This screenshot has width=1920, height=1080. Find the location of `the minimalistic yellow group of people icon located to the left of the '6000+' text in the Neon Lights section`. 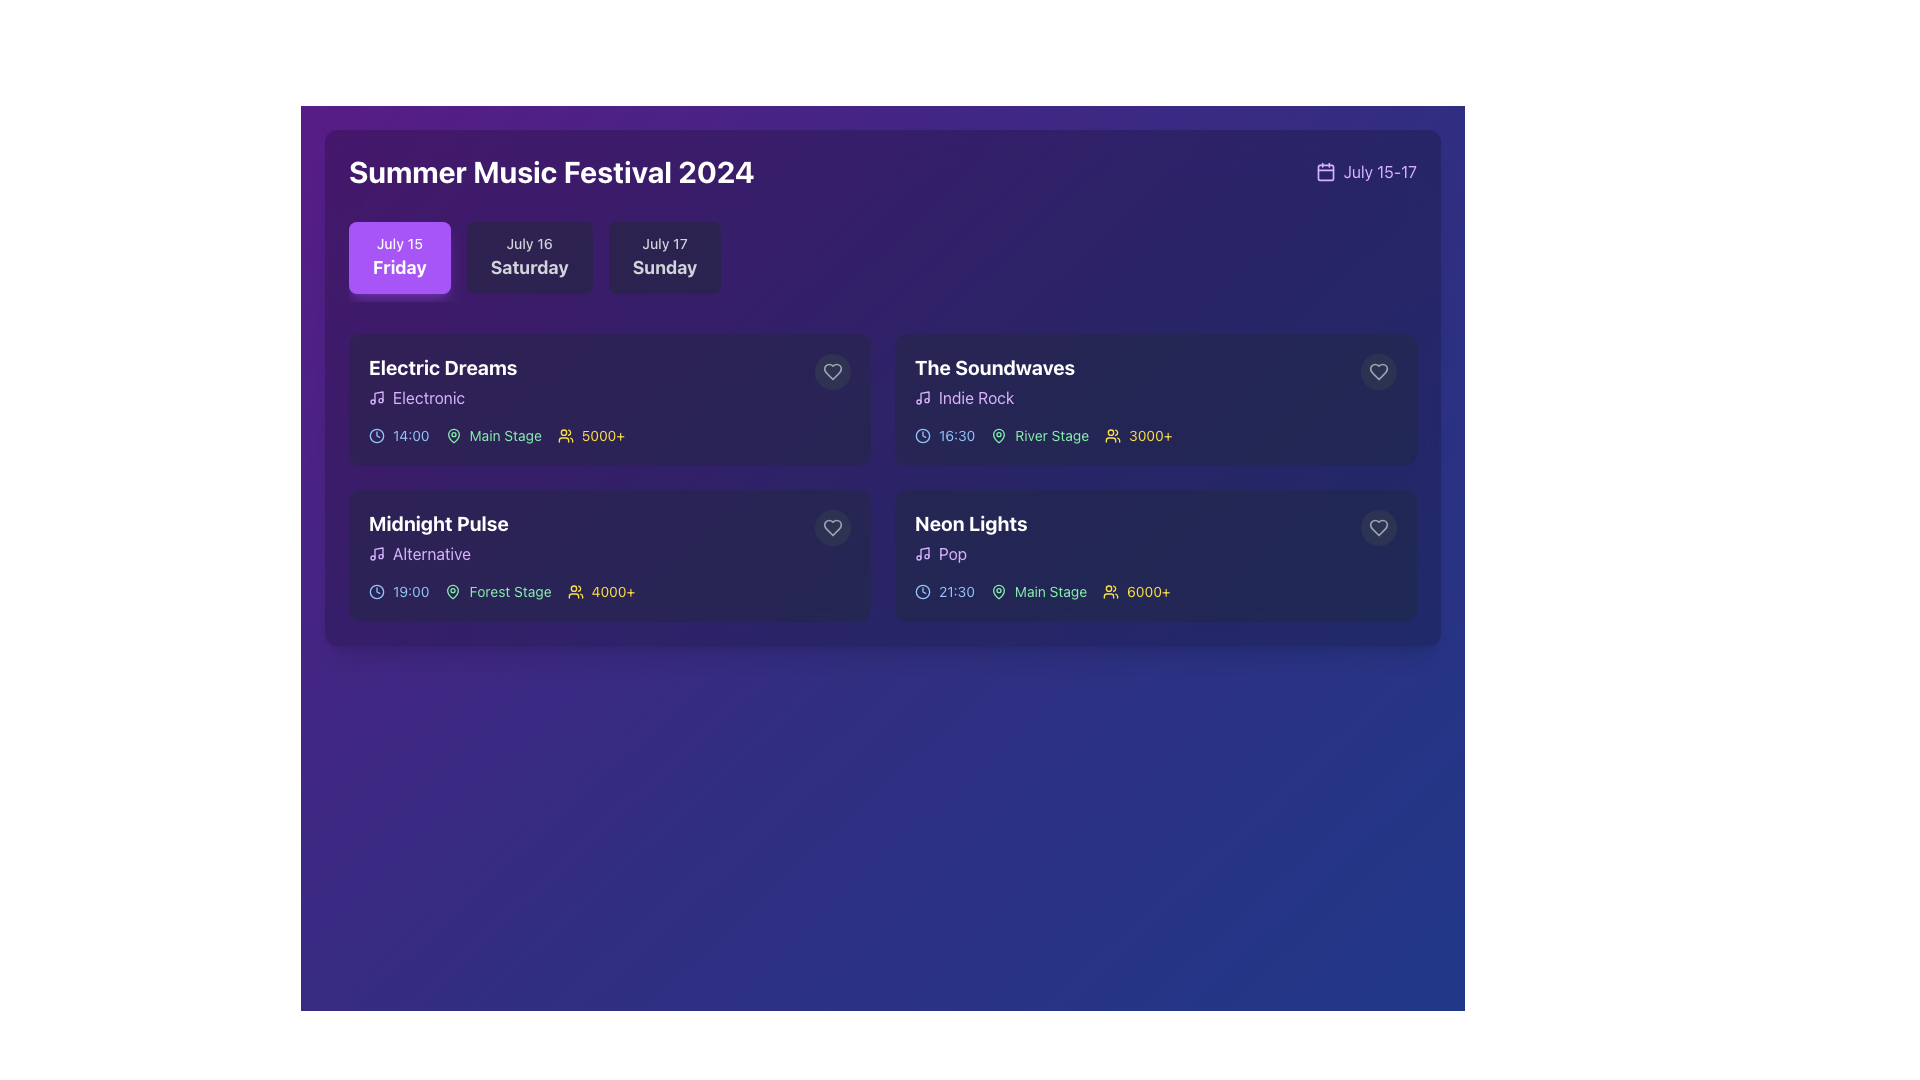

the minimalistic yellow group of people icon located to the left of the '6000+' text in the Neon Lights section is located at coordinates (1110, 590).